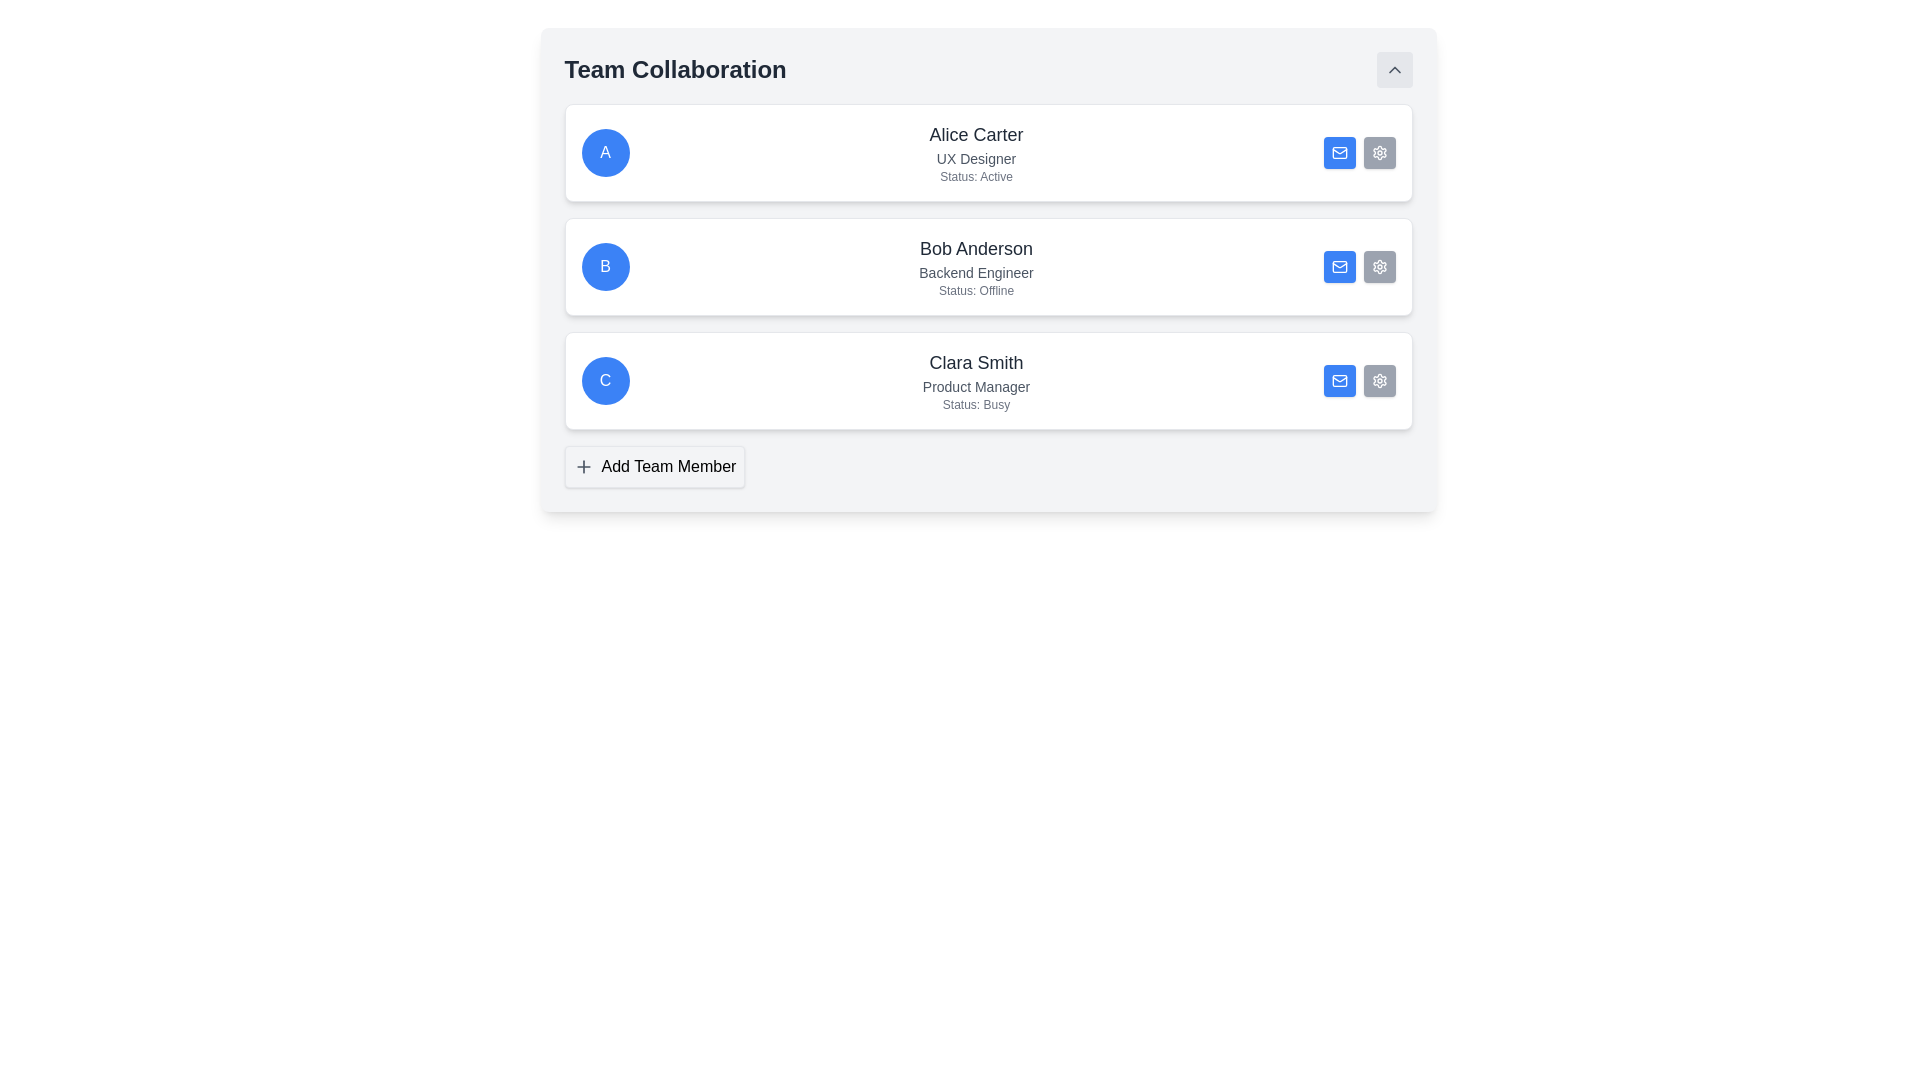  Describe the element at coordinates (976, 265) in the screenshot. I see `text content of the middle card's Text component, which displays 'Bob Anderson' in bold, 'Backend Engineer' in regular font, and 'Status: Offline' in lighter font` at that location.